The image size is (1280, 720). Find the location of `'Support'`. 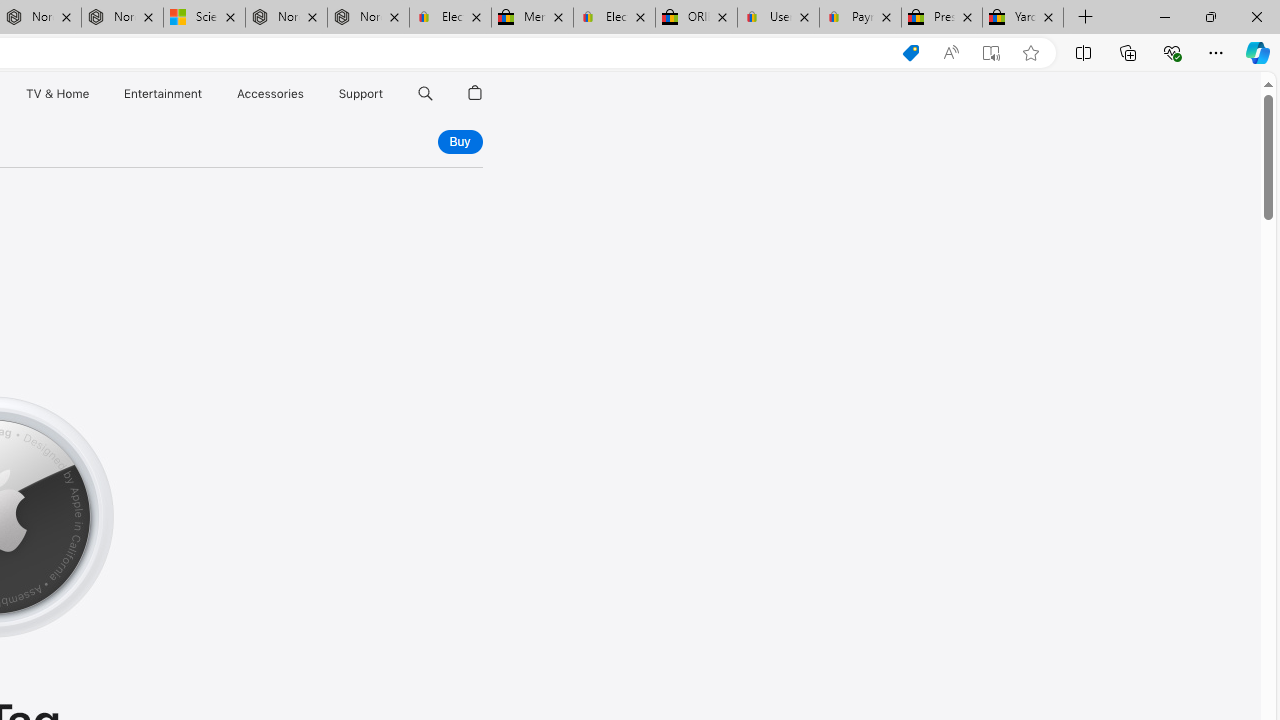

'Support' is located at coordinates (361, 93).